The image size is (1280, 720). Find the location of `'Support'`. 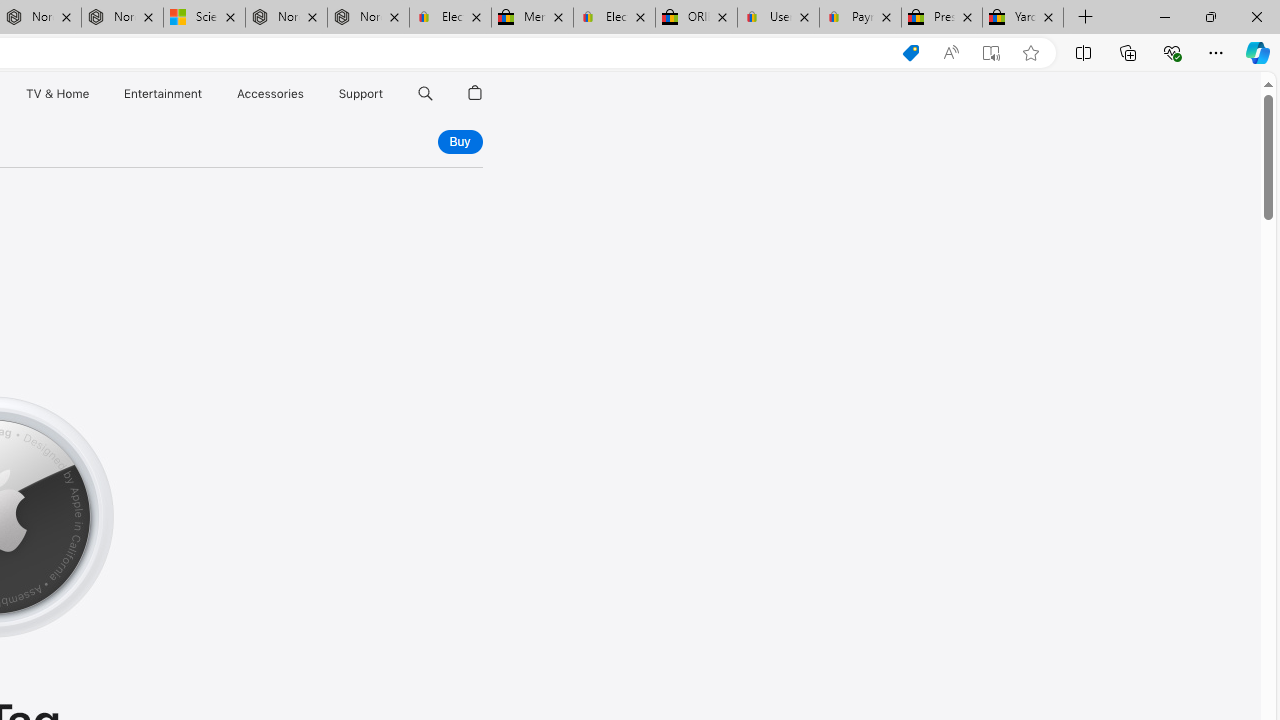

'Support' is located at coordinates (361, 93).